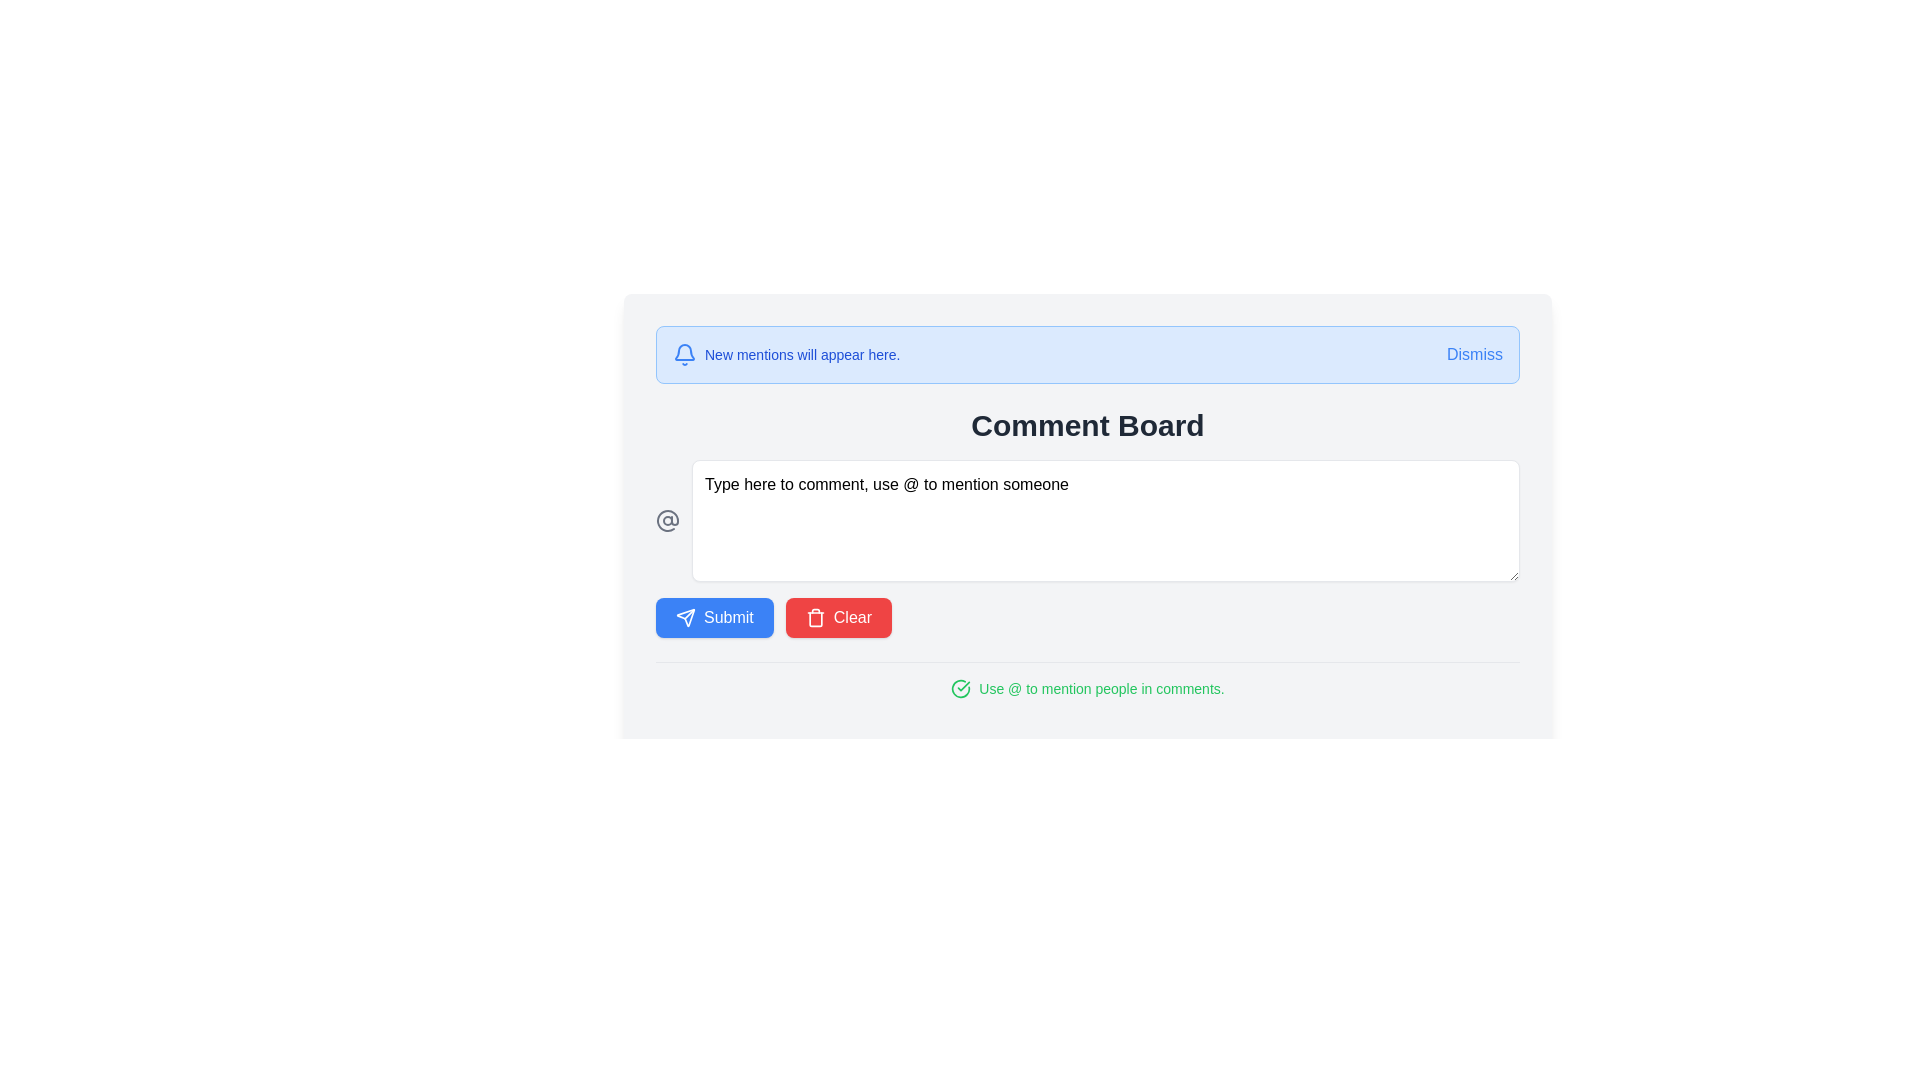  Describe the element at coordinates (685, 353) in the screenshot. I see `the bell icon located at the top of the notification banner, which serves as a visual cue for notifications` at that location.